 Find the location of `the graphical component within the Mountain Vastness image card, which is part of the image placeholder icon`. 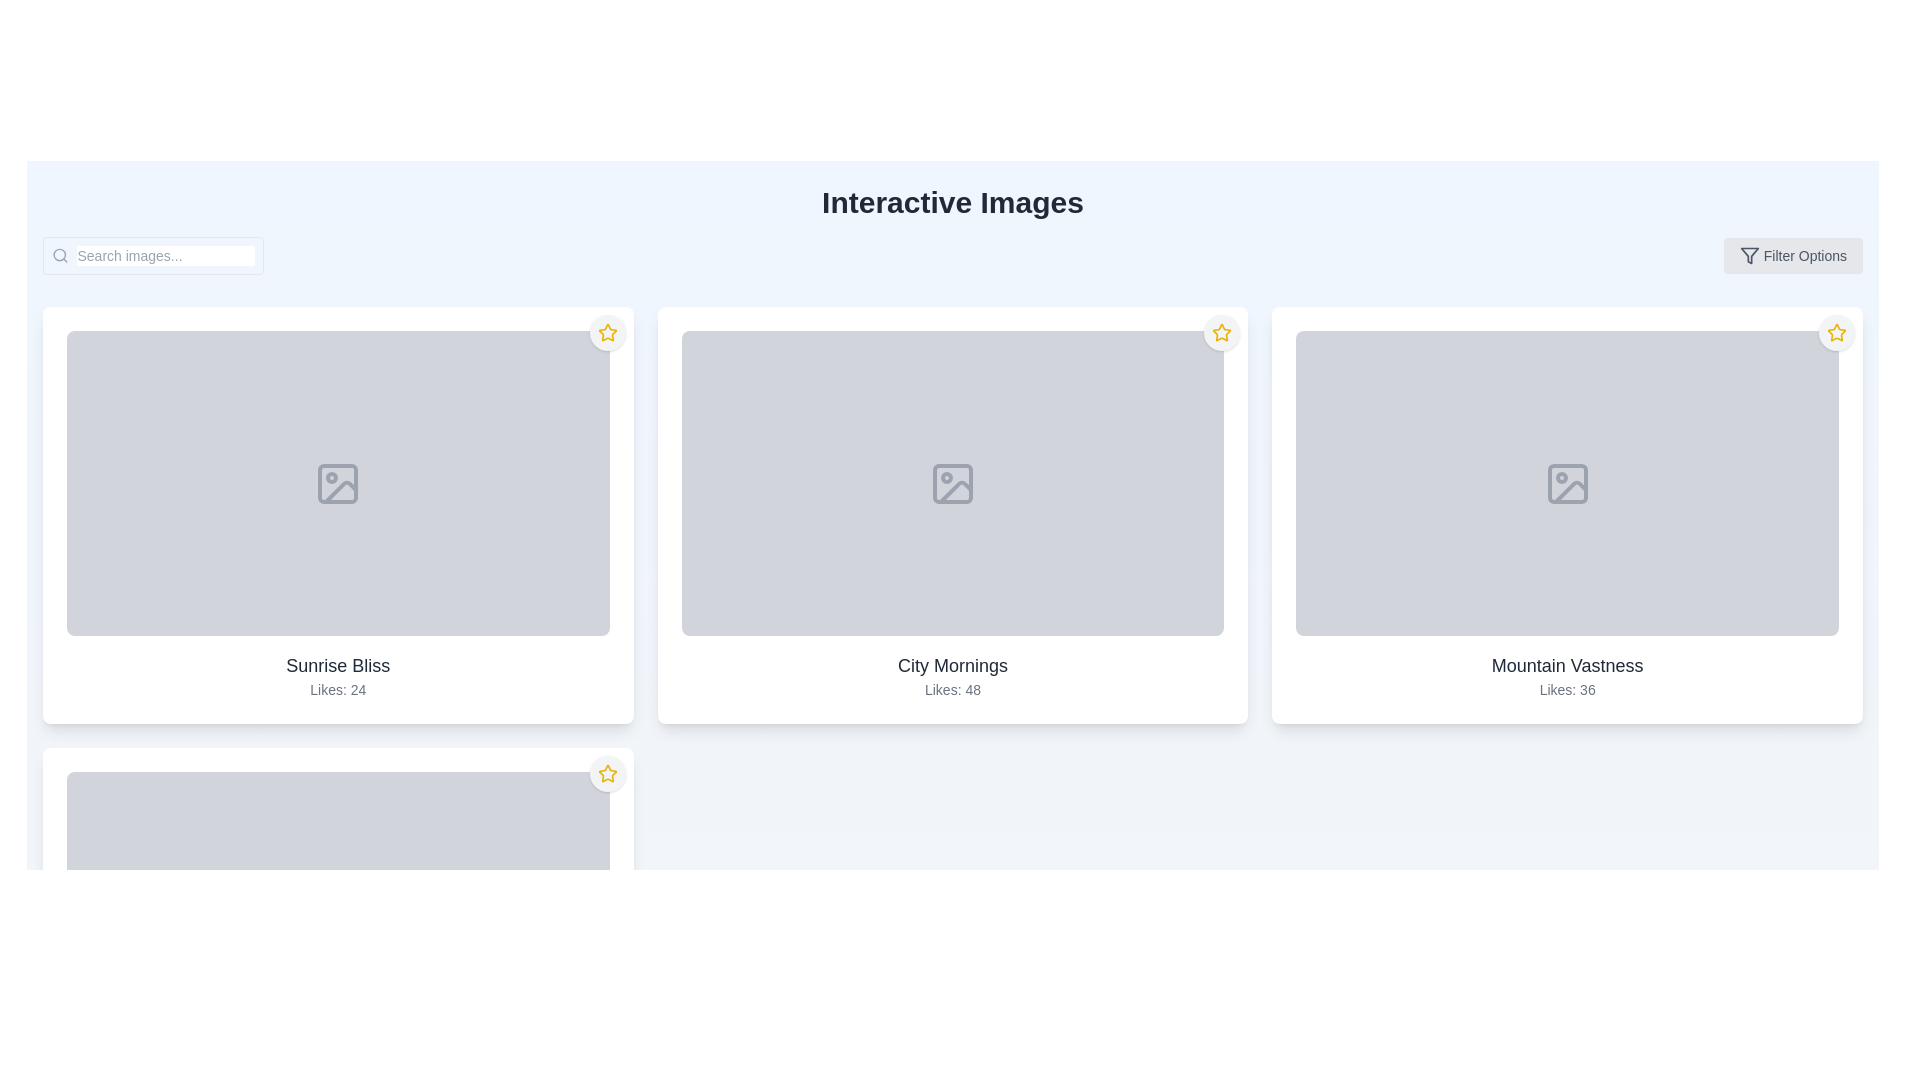

the graphical component within the Mountain Vastness image card, which is part of the image placeholder icon is located at coordinates (1566, 483).